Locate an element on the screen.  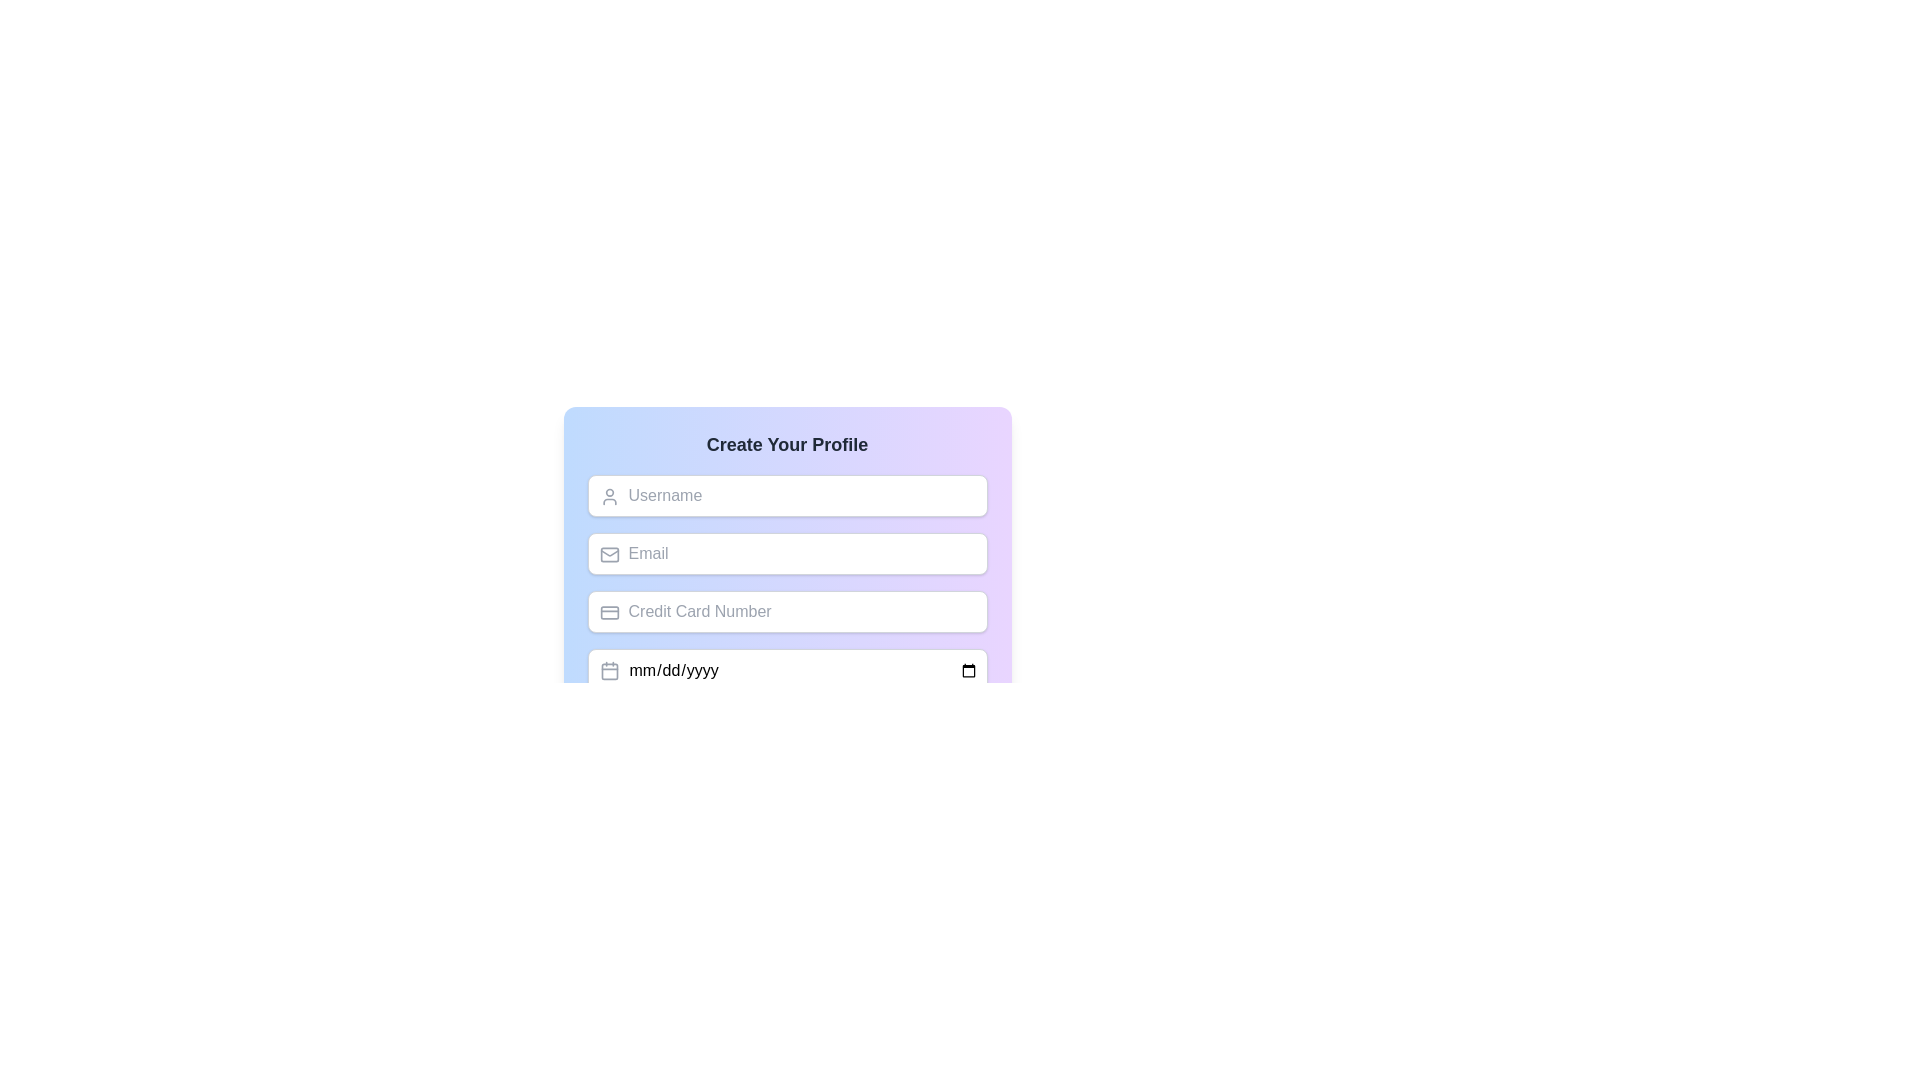
the decorative rectangular shape within the calendar icon located at the rightmost end of the date selection field in the input group labeled 'mm/dd/yyyy' is located at coordinates (608, 671).